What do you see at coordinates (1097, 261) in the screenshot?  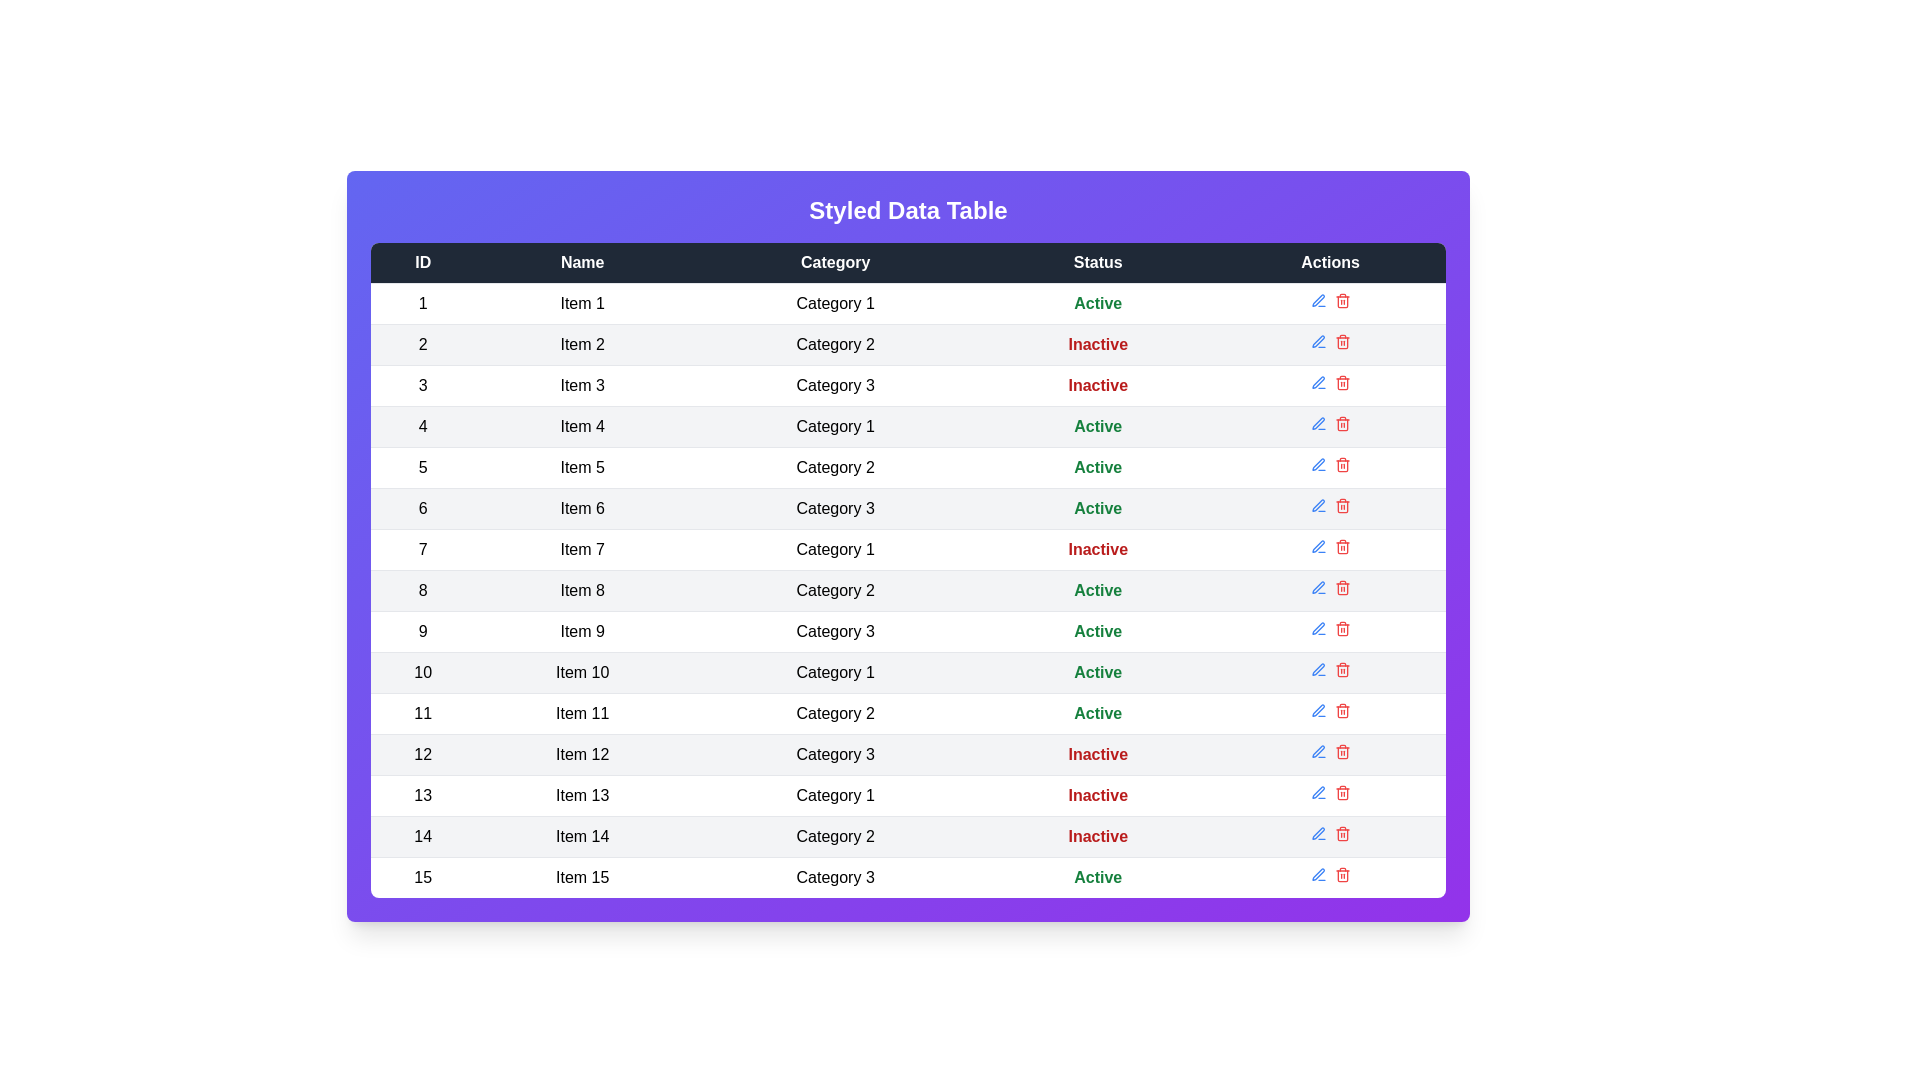 I see `the column header Status to sort the table by that column` at bounding box center [1097, 261].